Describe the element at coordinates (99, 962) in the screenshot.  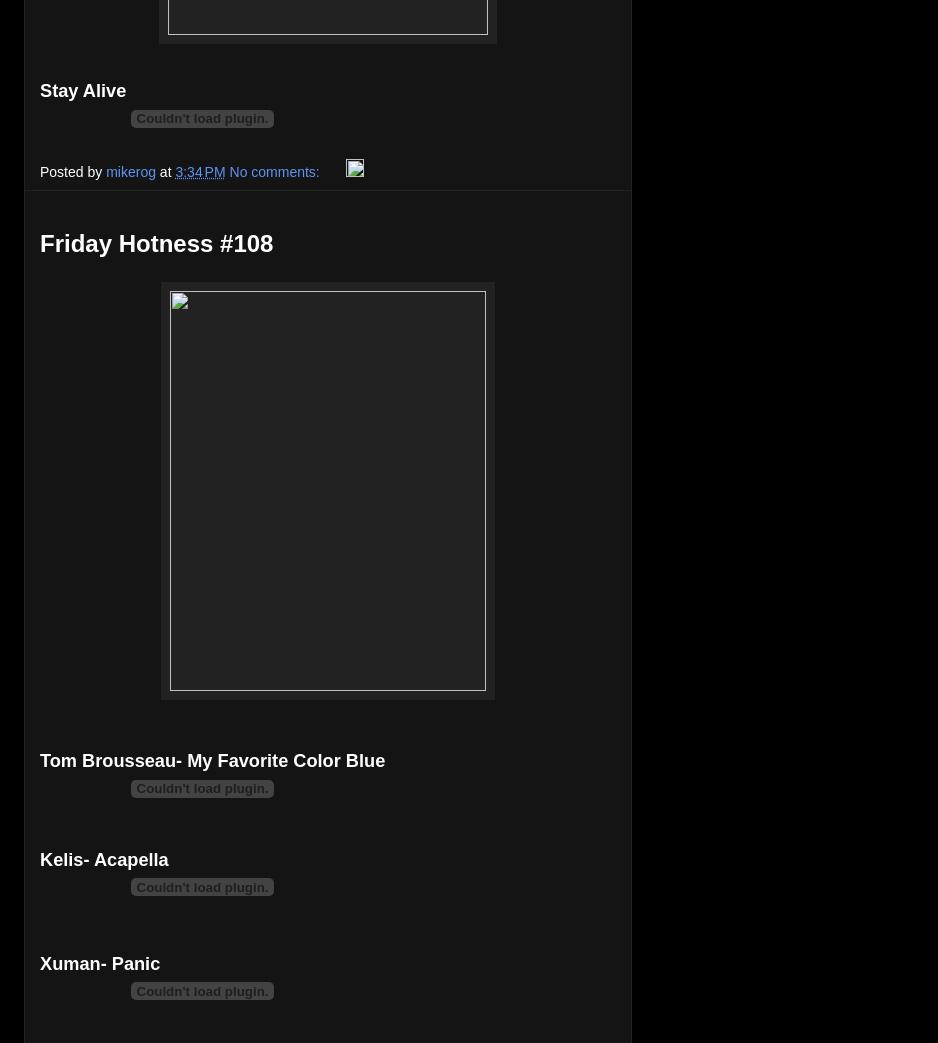
I see `'Xuman- Panic'` at that location.